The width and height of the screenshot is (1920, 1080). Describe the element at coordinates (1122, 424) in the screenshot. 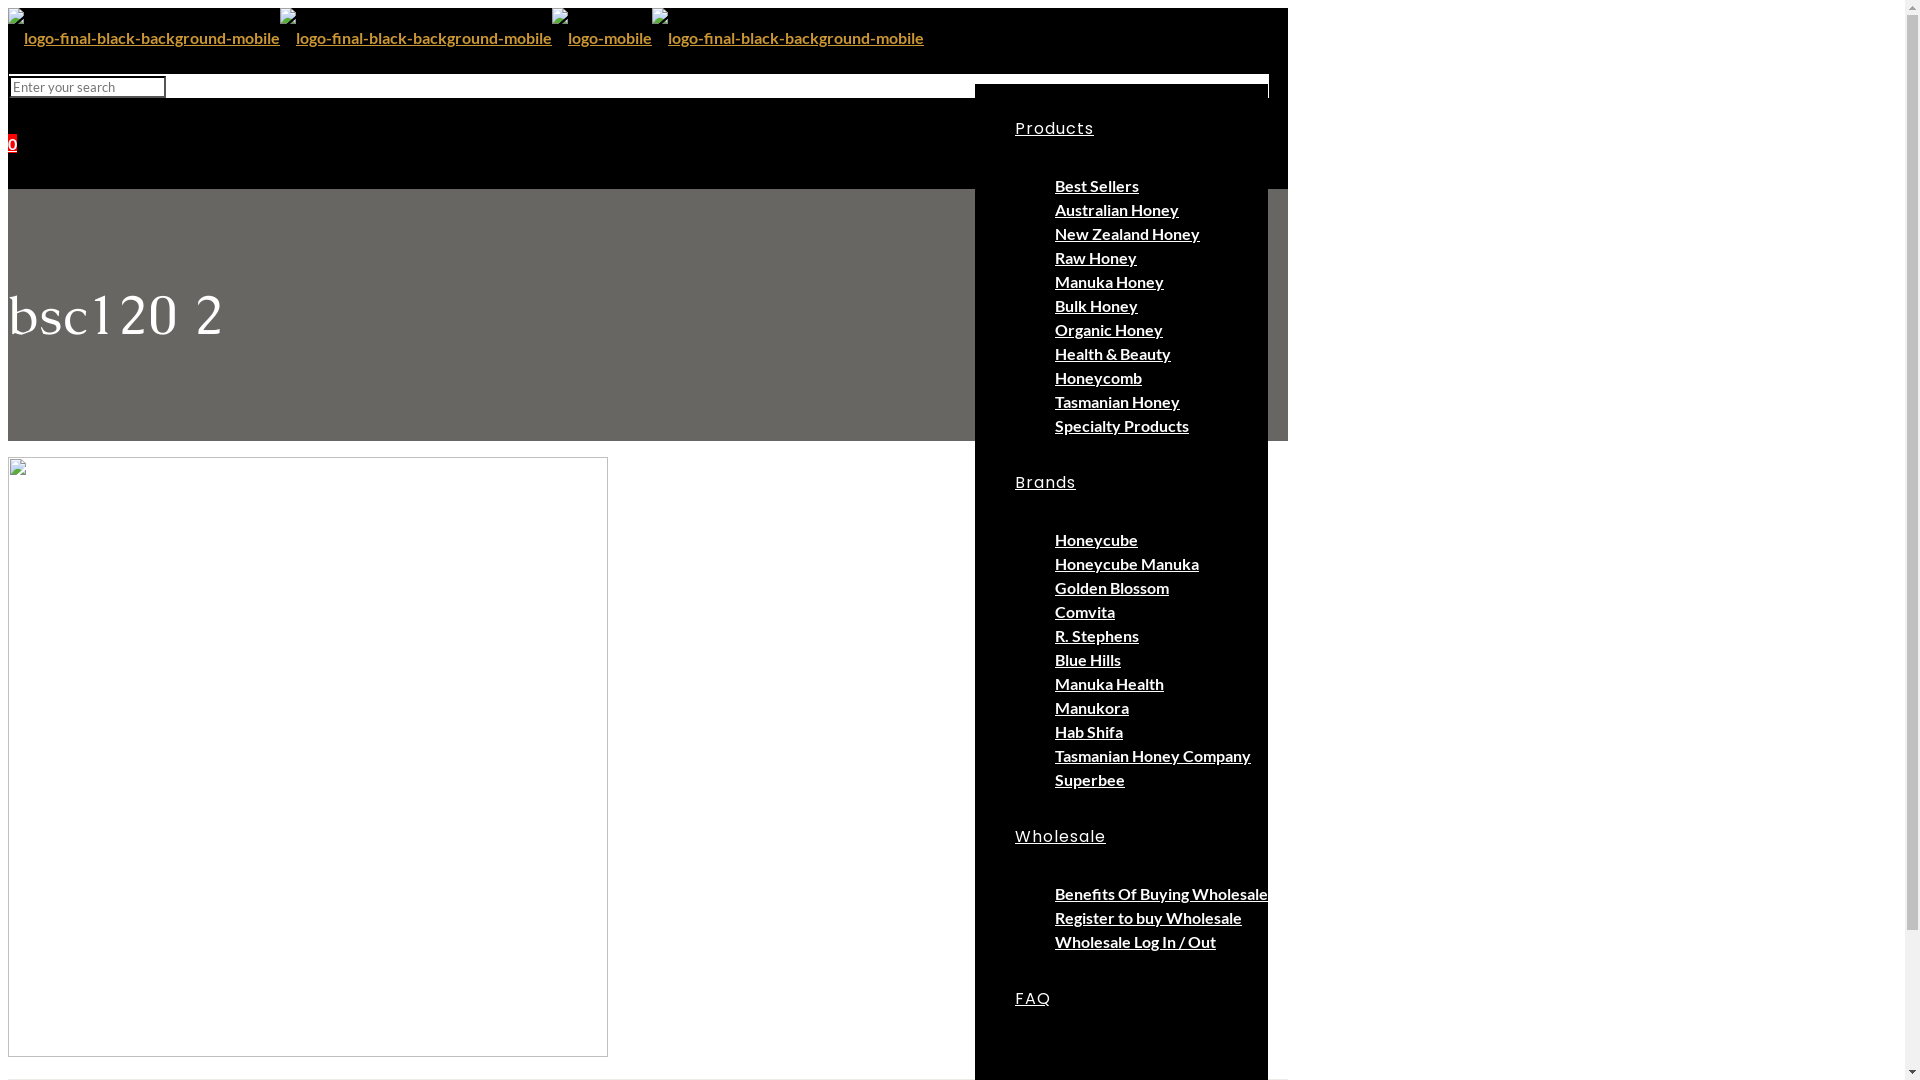

I see `'Specialty Products'` at that location.